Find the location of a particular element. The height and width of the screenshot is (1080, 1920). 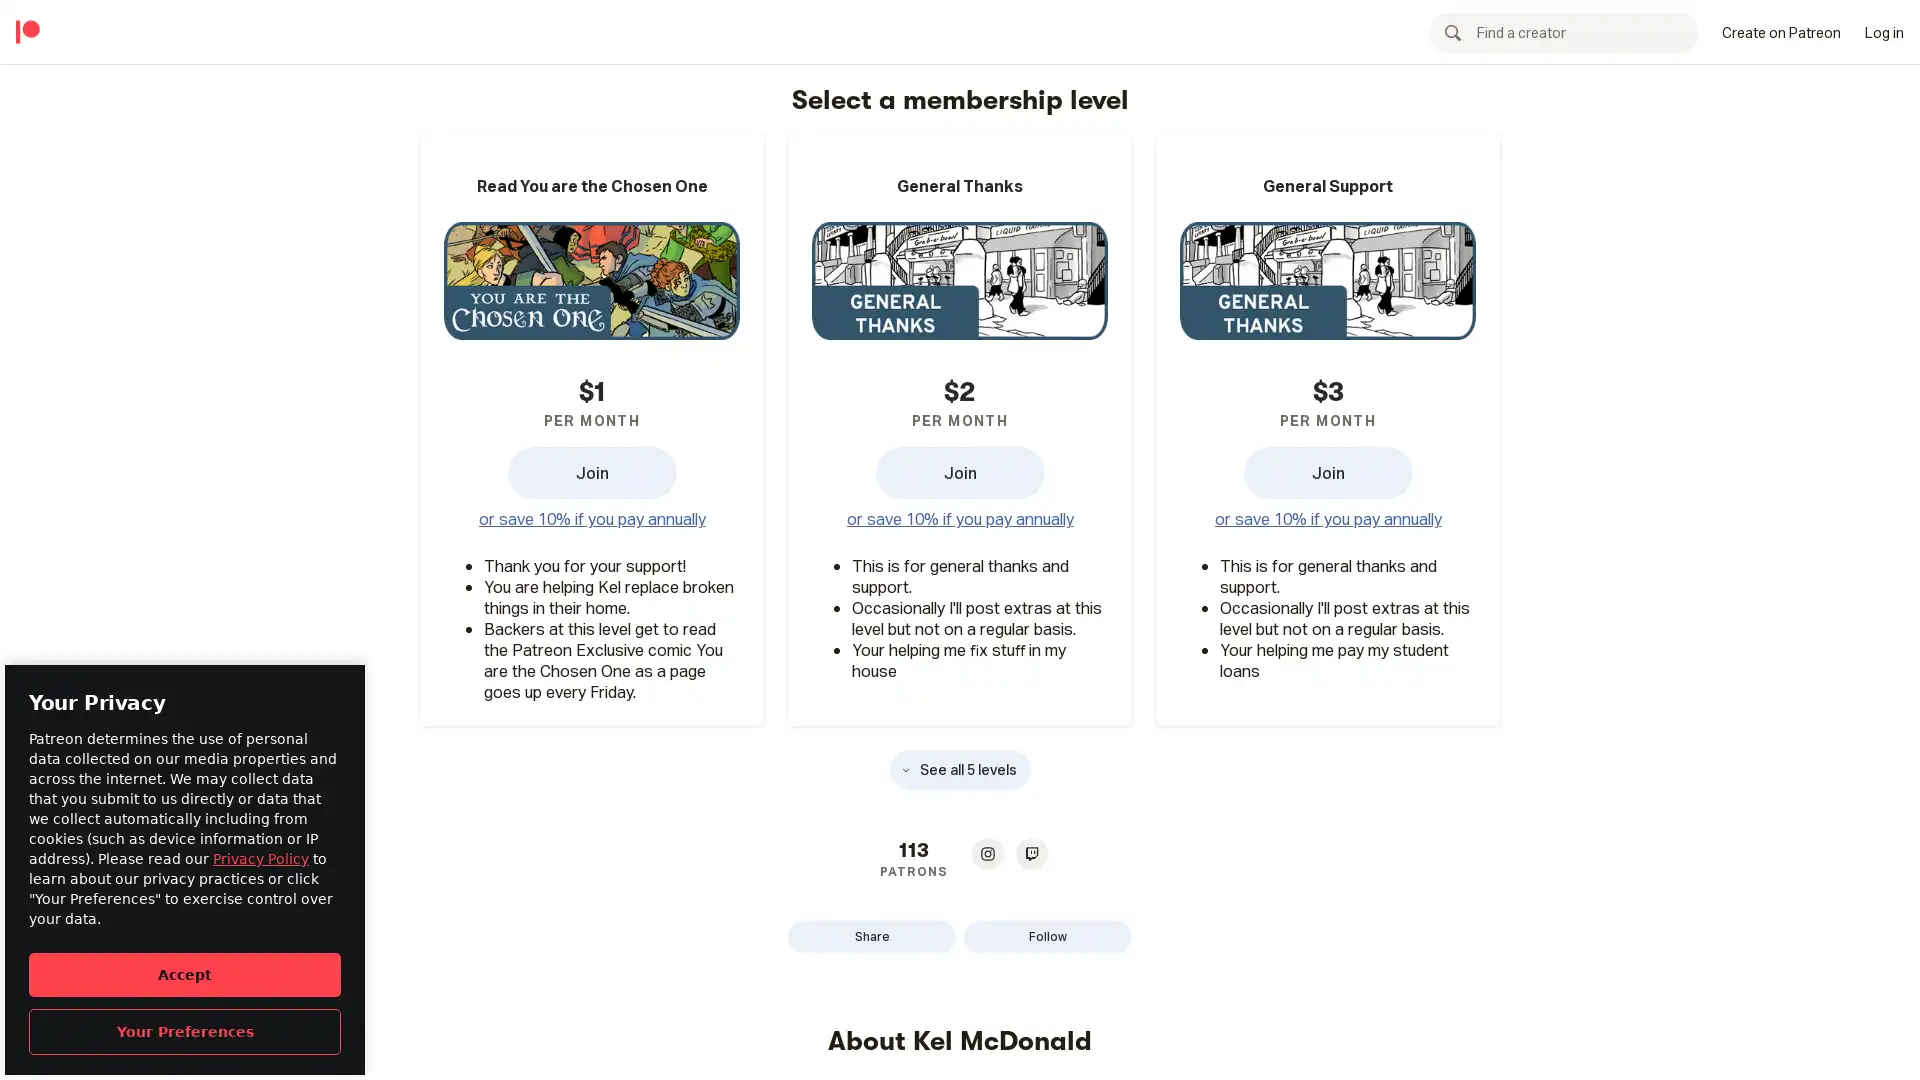

Your Preferences is located at coordinates (185, 1031).